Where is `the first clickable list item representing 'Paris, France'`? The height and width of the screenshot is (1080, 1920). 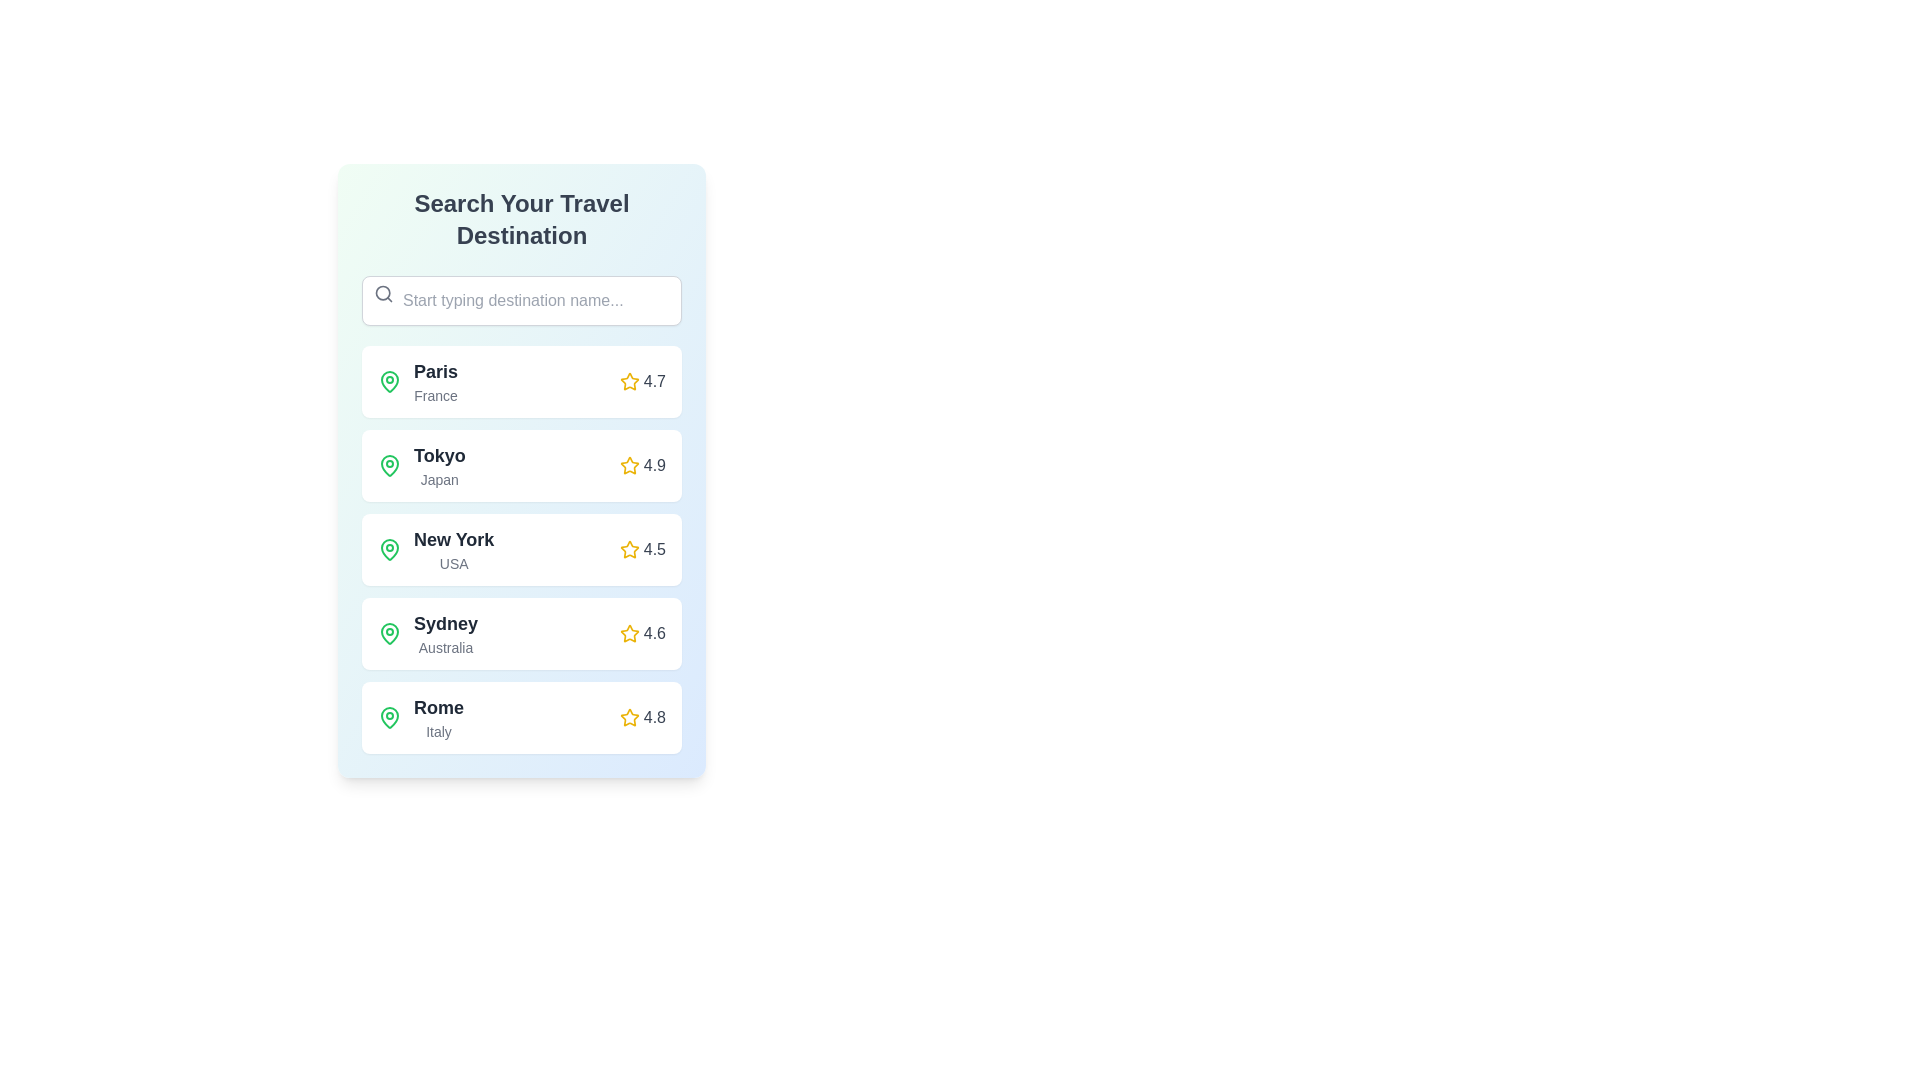
the first clickable list item representing 'Paris, France' is located at coordinates (522, 381).